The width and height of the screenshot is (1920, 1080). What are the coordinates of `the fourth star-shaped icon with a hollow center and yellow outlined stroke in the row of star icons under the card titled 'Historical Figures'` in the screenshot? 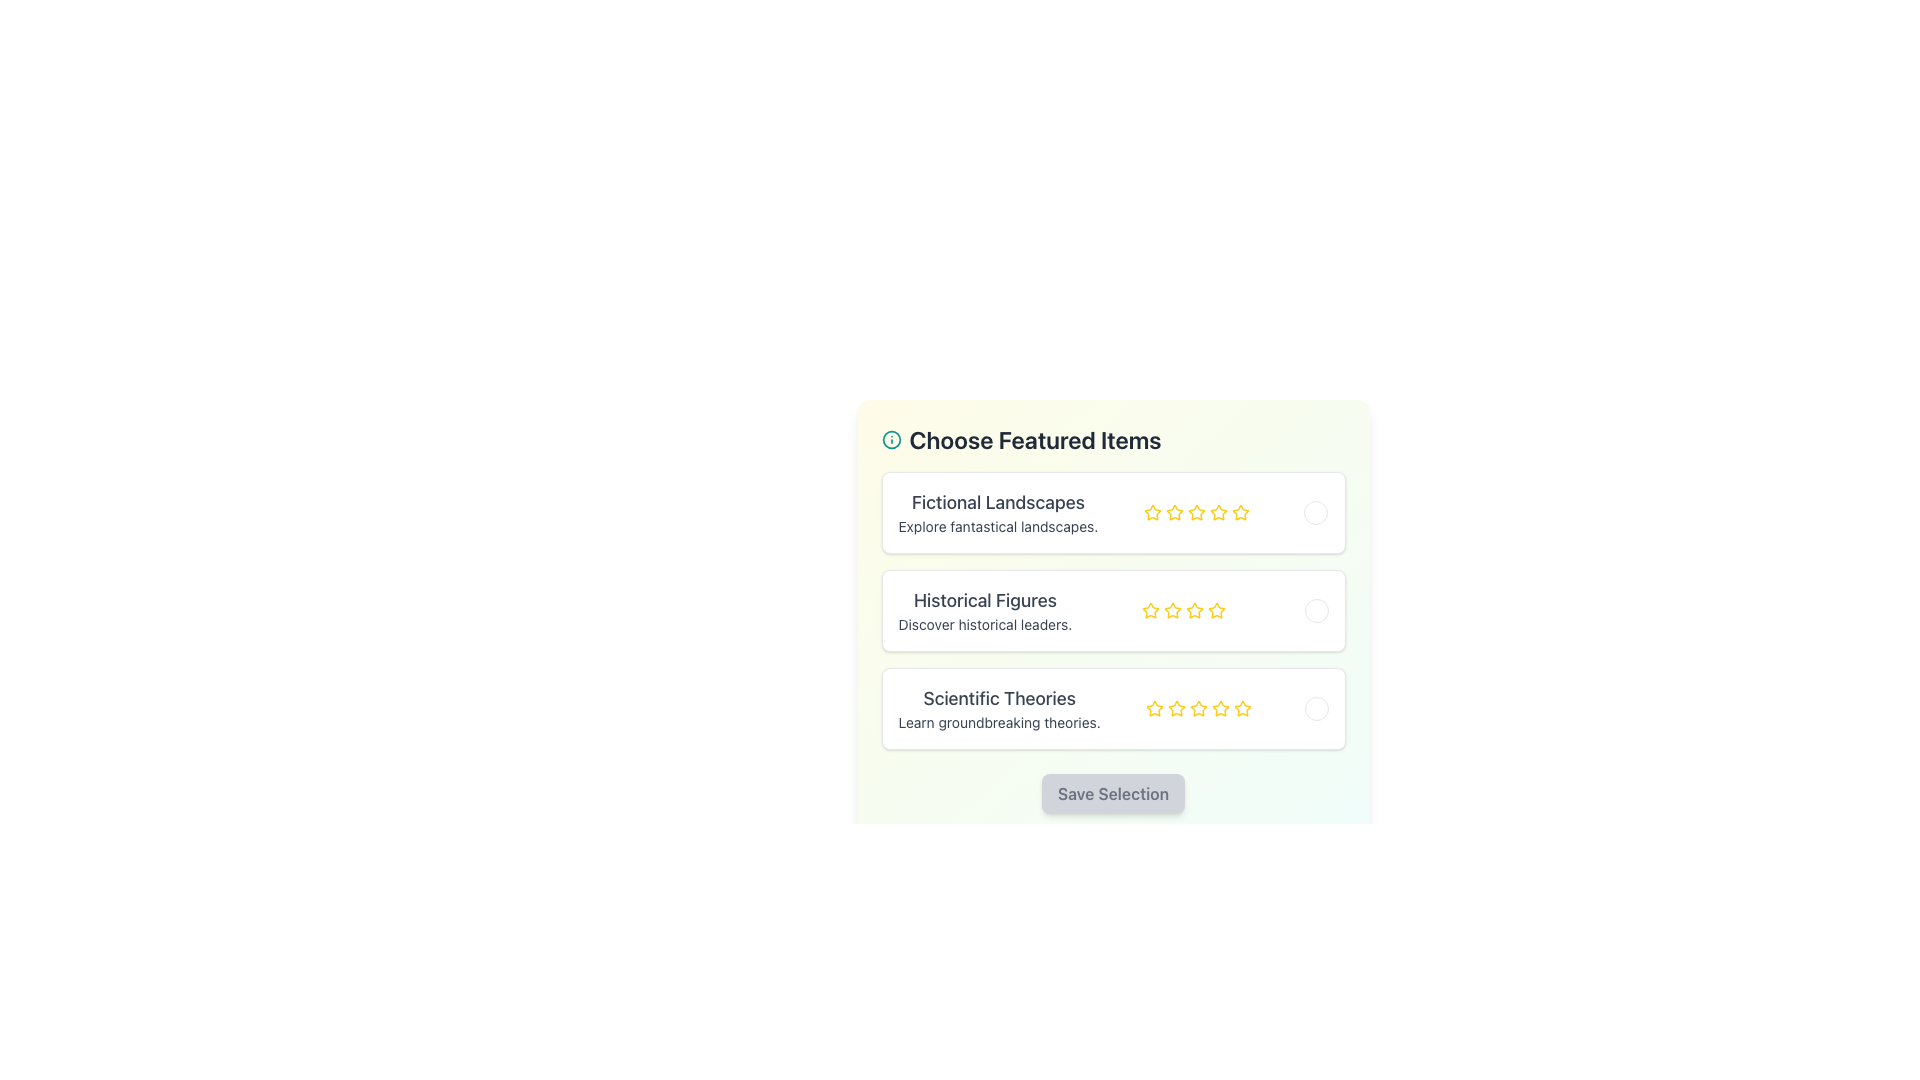 It's located at (1195, 609).